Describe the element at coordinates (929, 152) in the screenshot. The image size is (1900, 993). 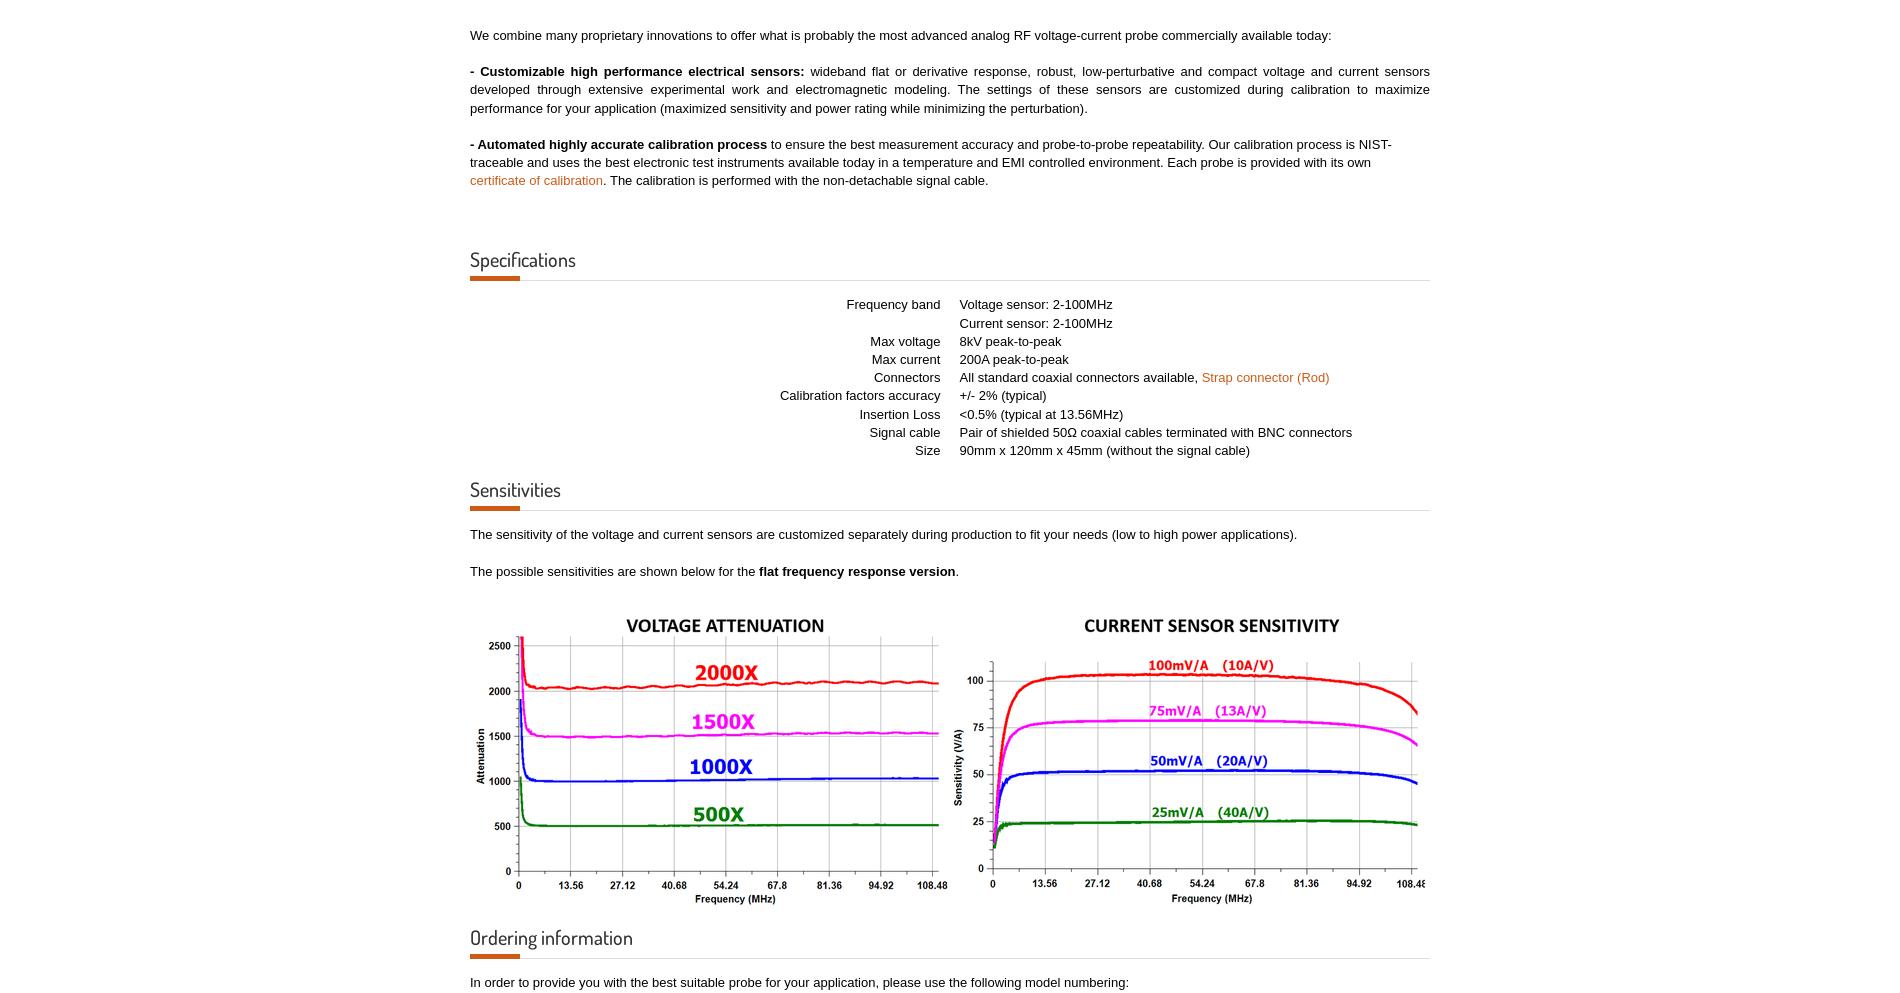
I see `'to ensure the best measurement accuracy and probe-to-probe repeatability. Our calibration process
    is NIST-traceable and uses the best electronic test instruments available today in a temperature and EMI controlled environment. Each probe is provided with its own'` at that location.